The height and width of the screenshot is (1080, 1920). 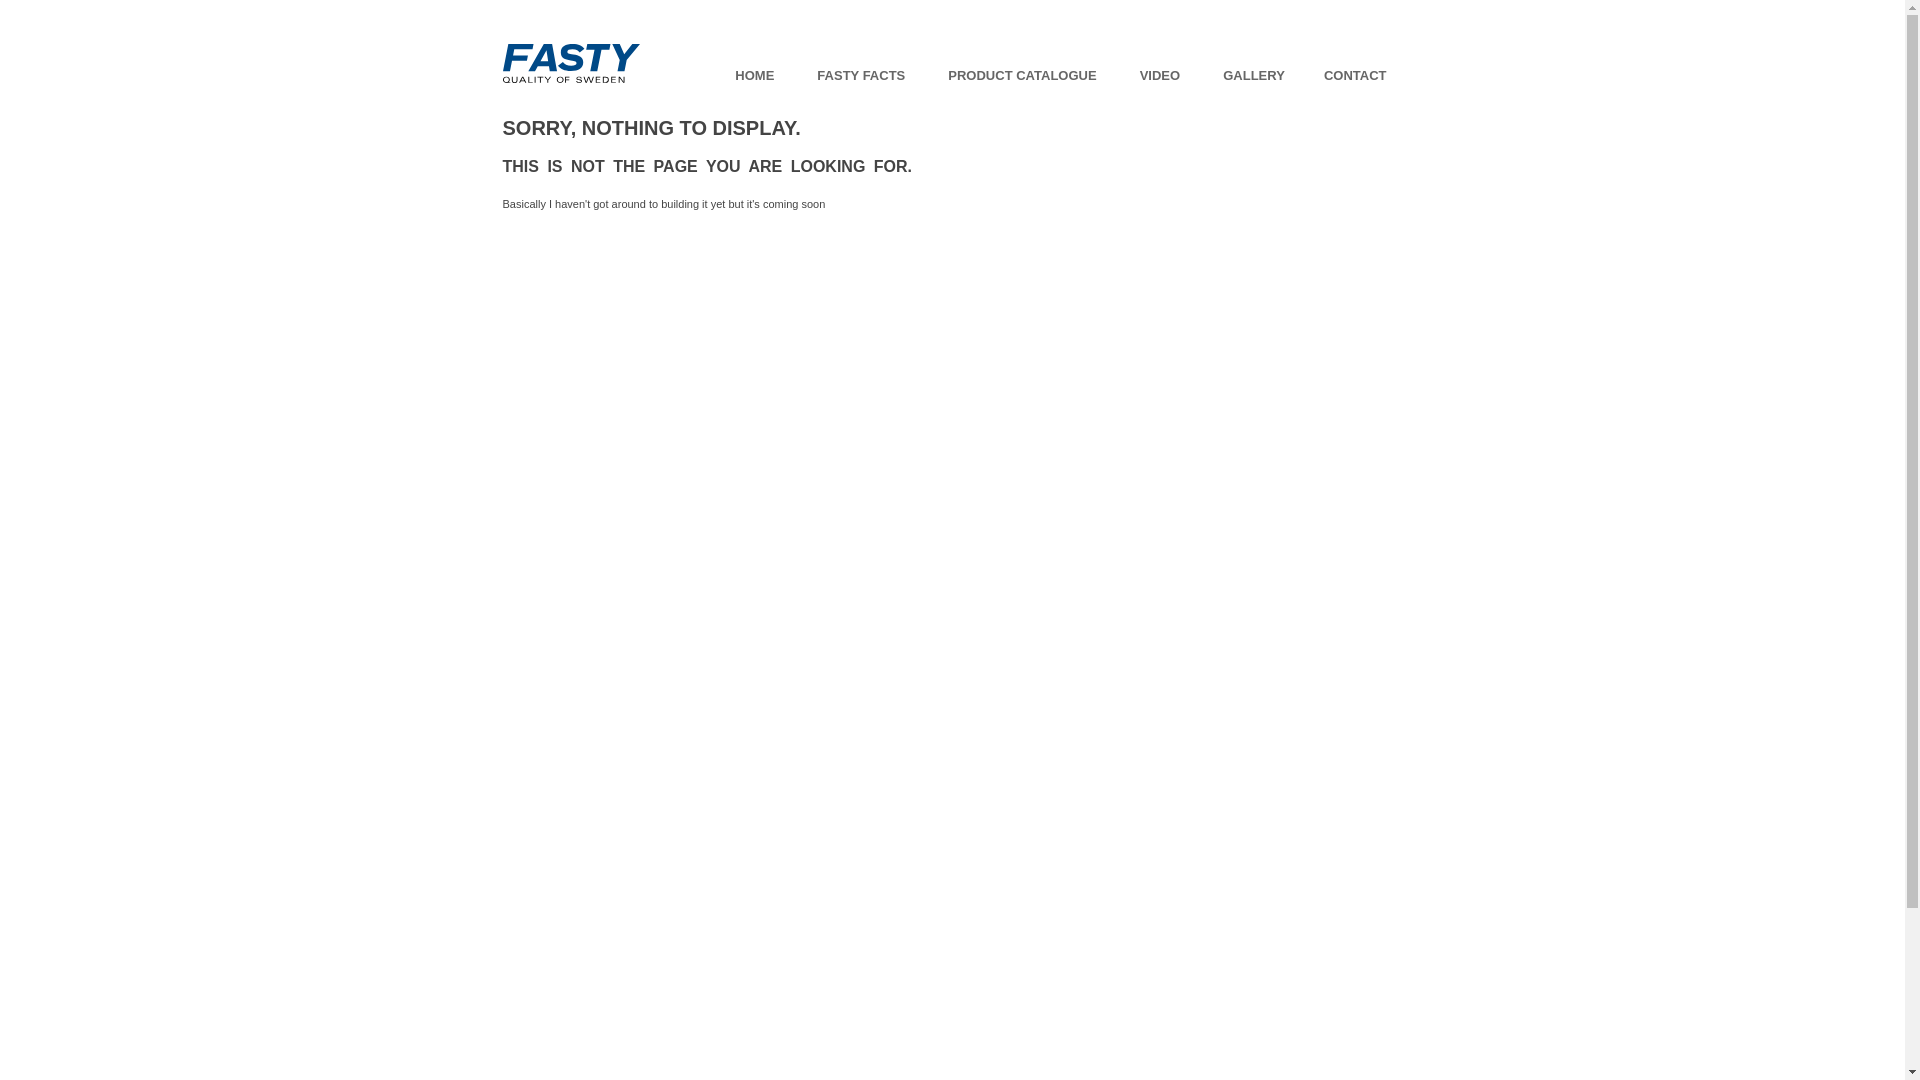 I want to click on 'FASTY FACTS', so click(x=801, y=75).